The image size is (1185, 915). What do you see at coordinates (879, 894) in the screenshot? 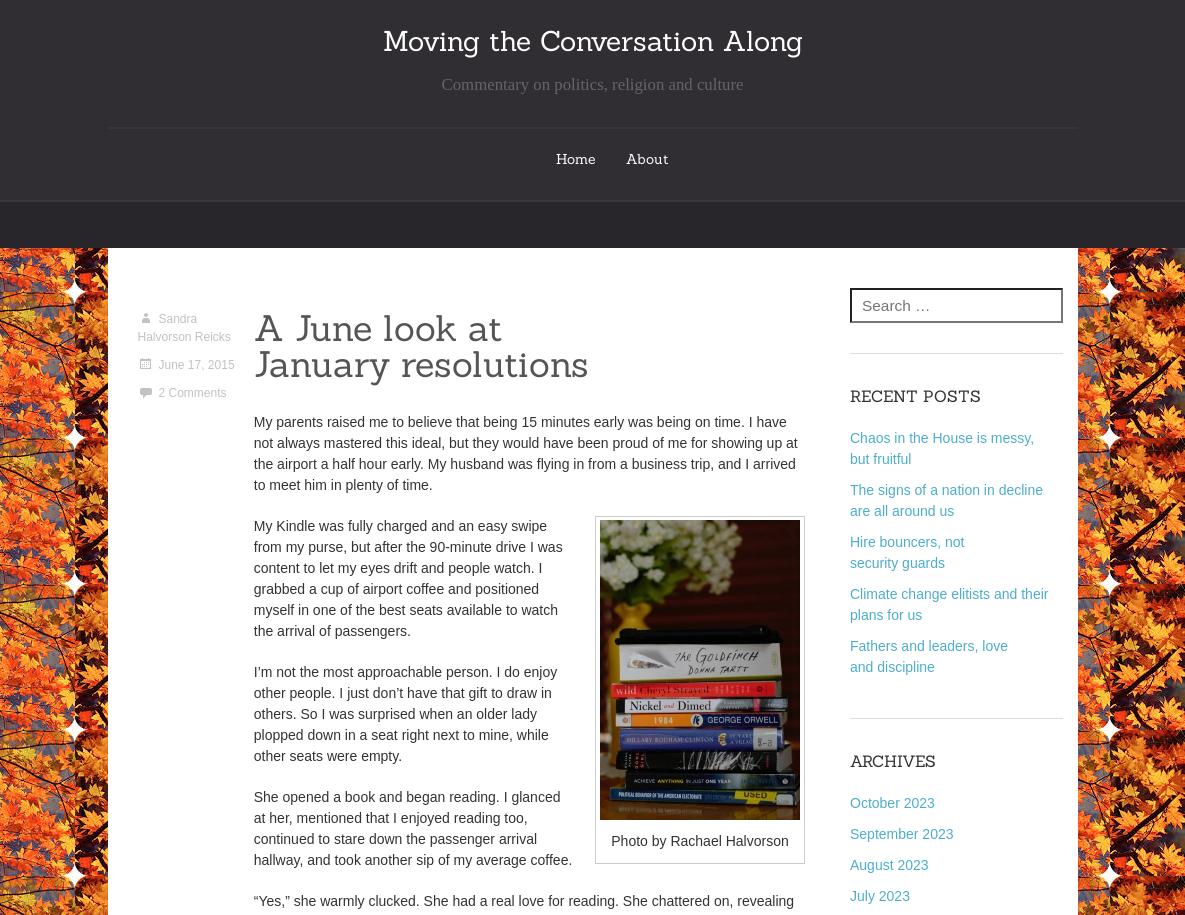
I see `'July 2023'` at bounding box center [879, 894].